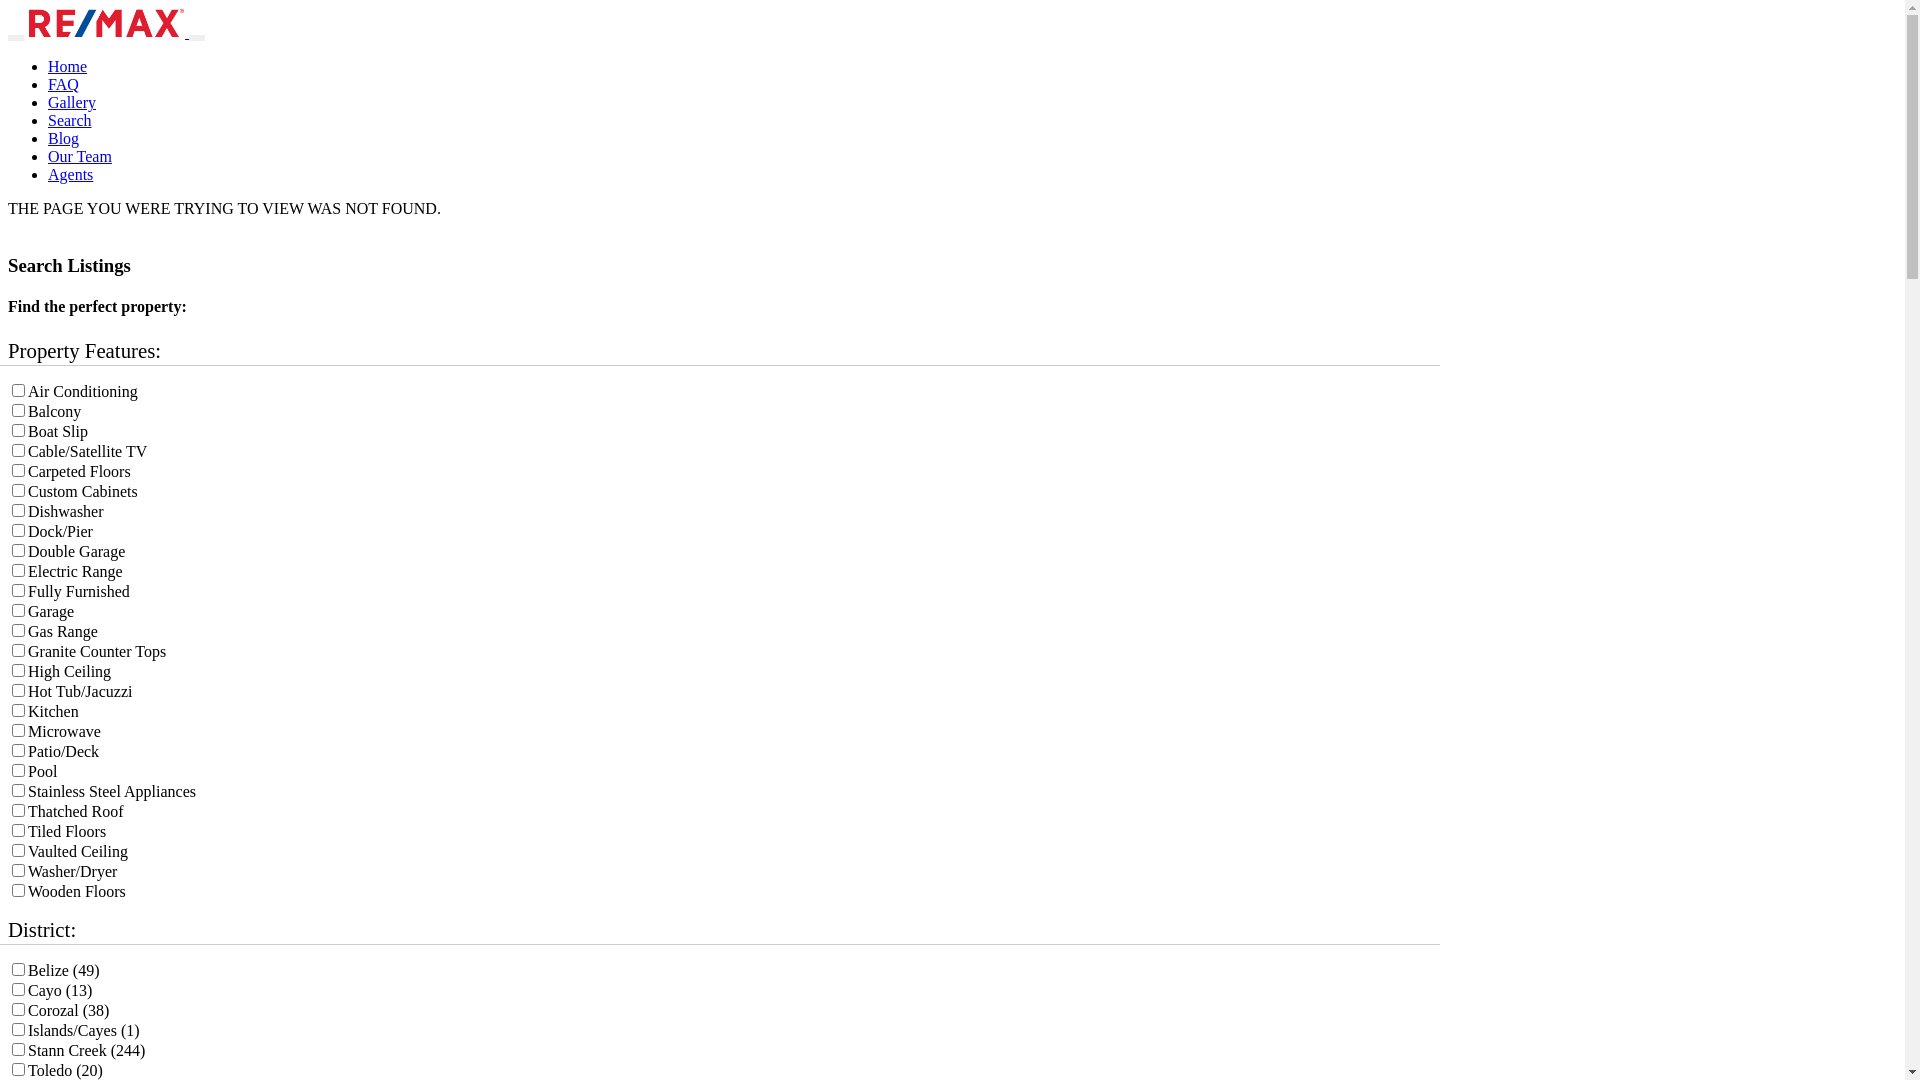  I want to click on 'Search', so click(70, 120).